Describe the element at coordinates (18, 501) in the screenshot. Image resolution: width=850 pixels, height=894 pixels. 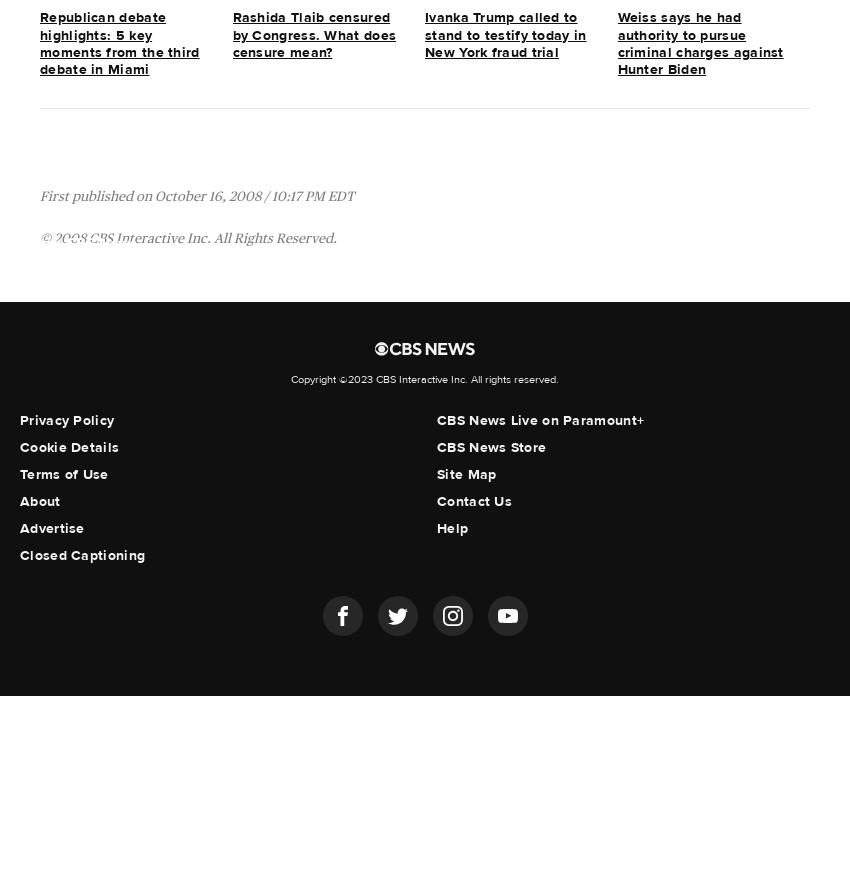
I see `'About'` at that location.